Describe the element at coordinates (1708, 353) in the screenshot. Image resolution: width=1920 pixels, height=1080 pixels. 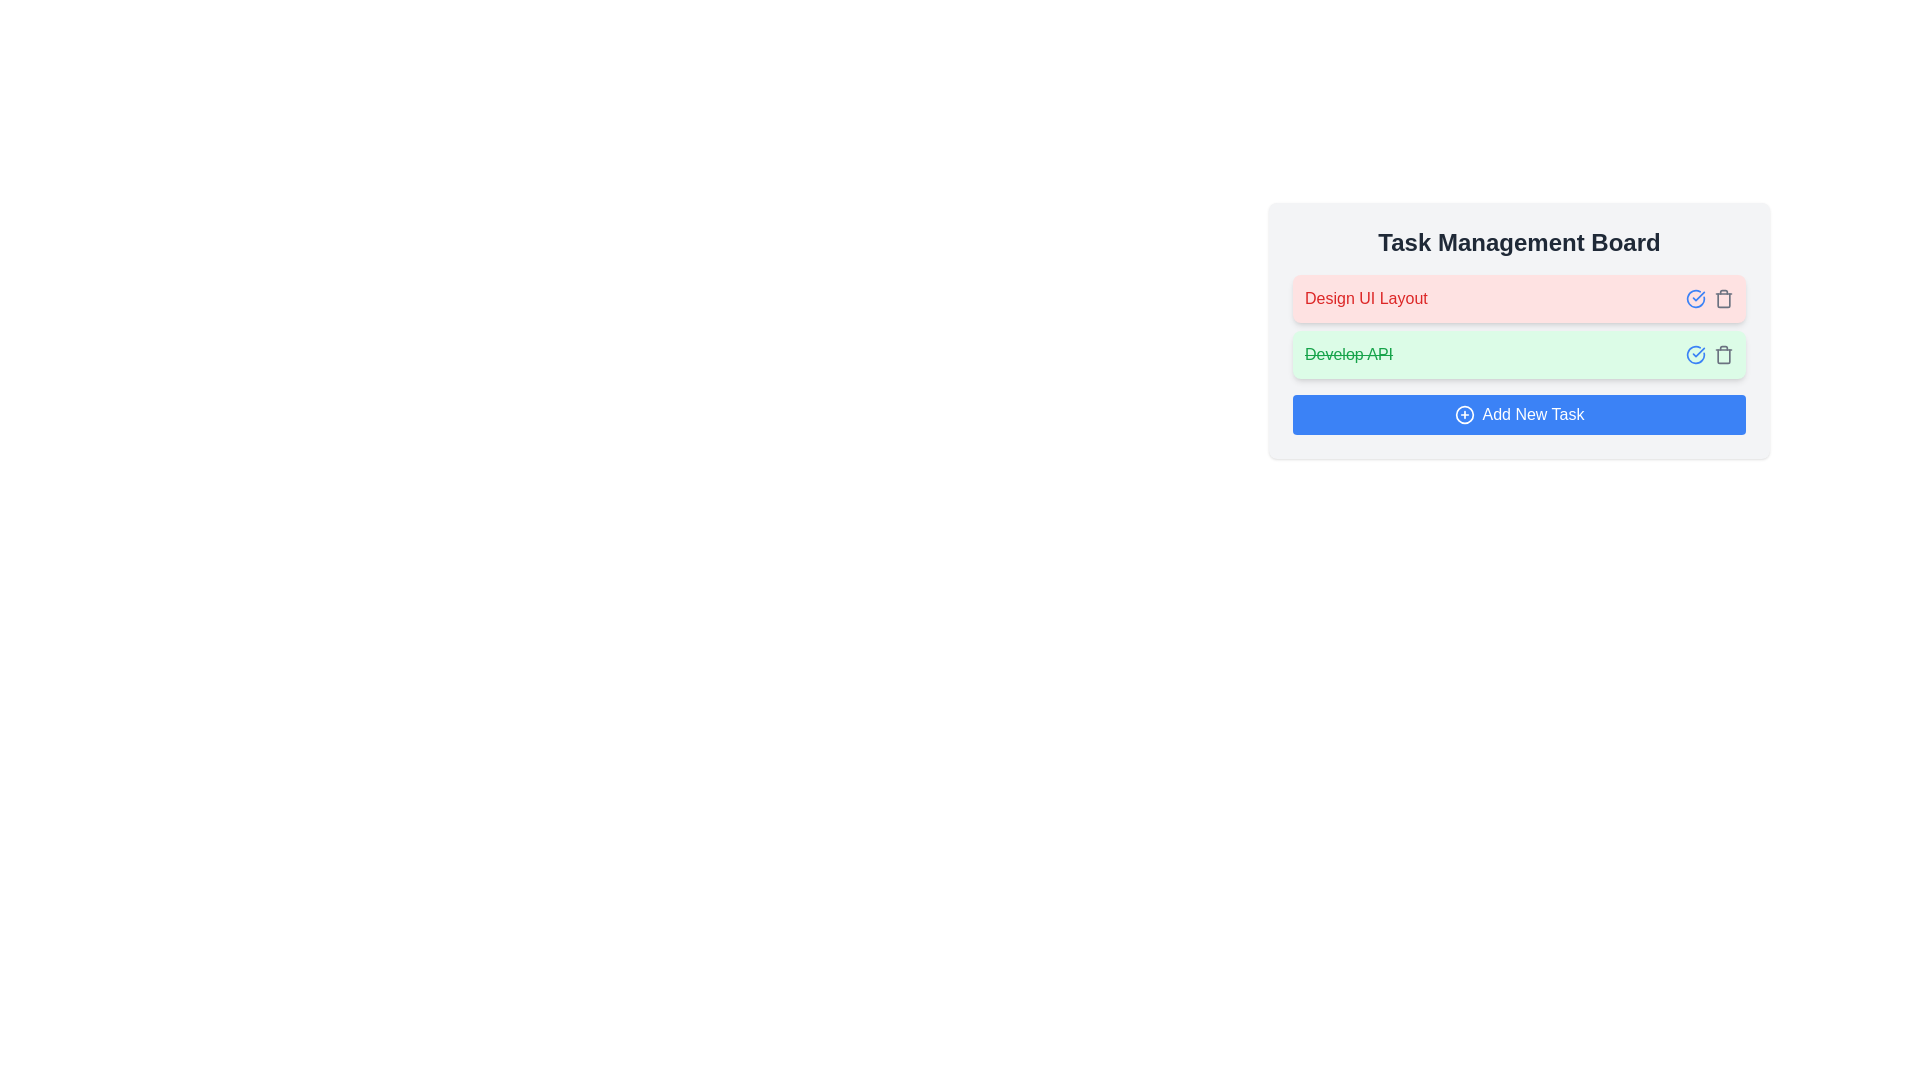
I see `the blue checkmark icon located to the far right of the 'Develop API' task row within the green-bordered task box to mark the task as done` at that location.